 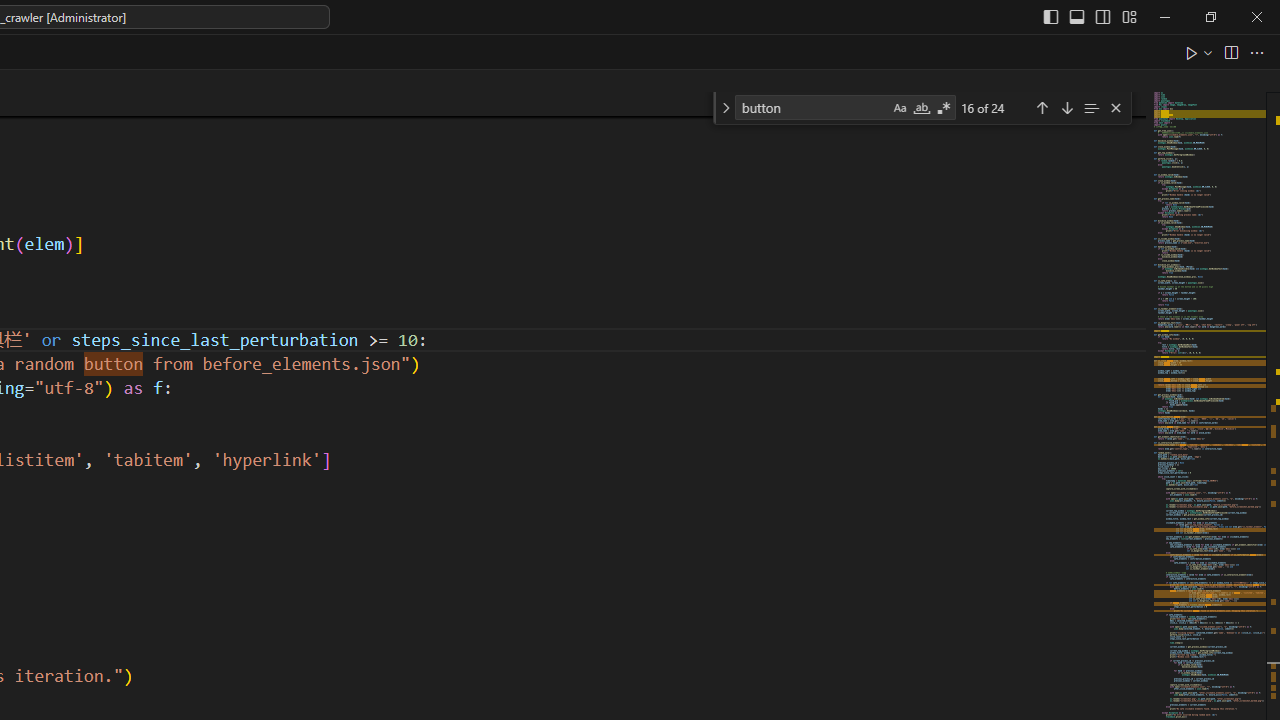 I want to click on 'Toggle Replace', so click(x=724, y=108).